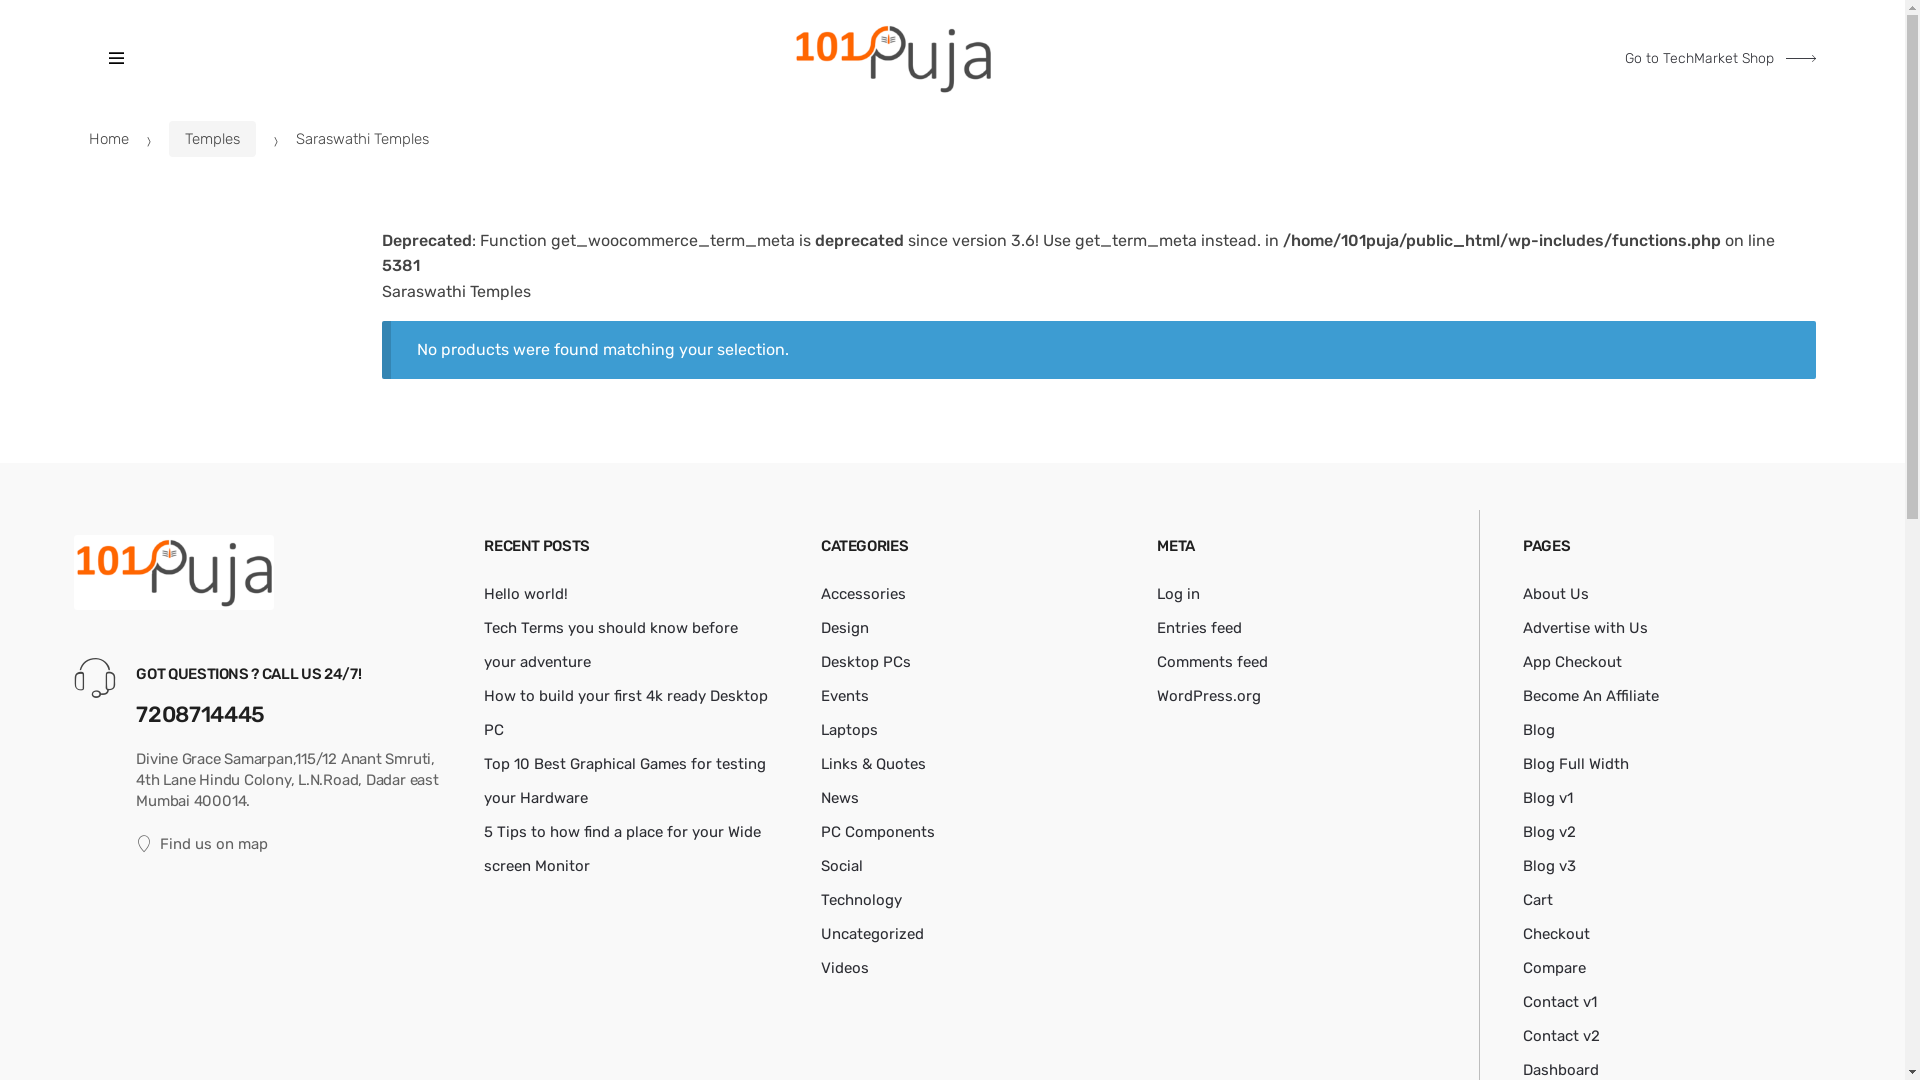 This screenshot has height=1080, width=1920. Describe the element at coordinates (212, 137) in the screenshot. I see `'Temples'` at that location.